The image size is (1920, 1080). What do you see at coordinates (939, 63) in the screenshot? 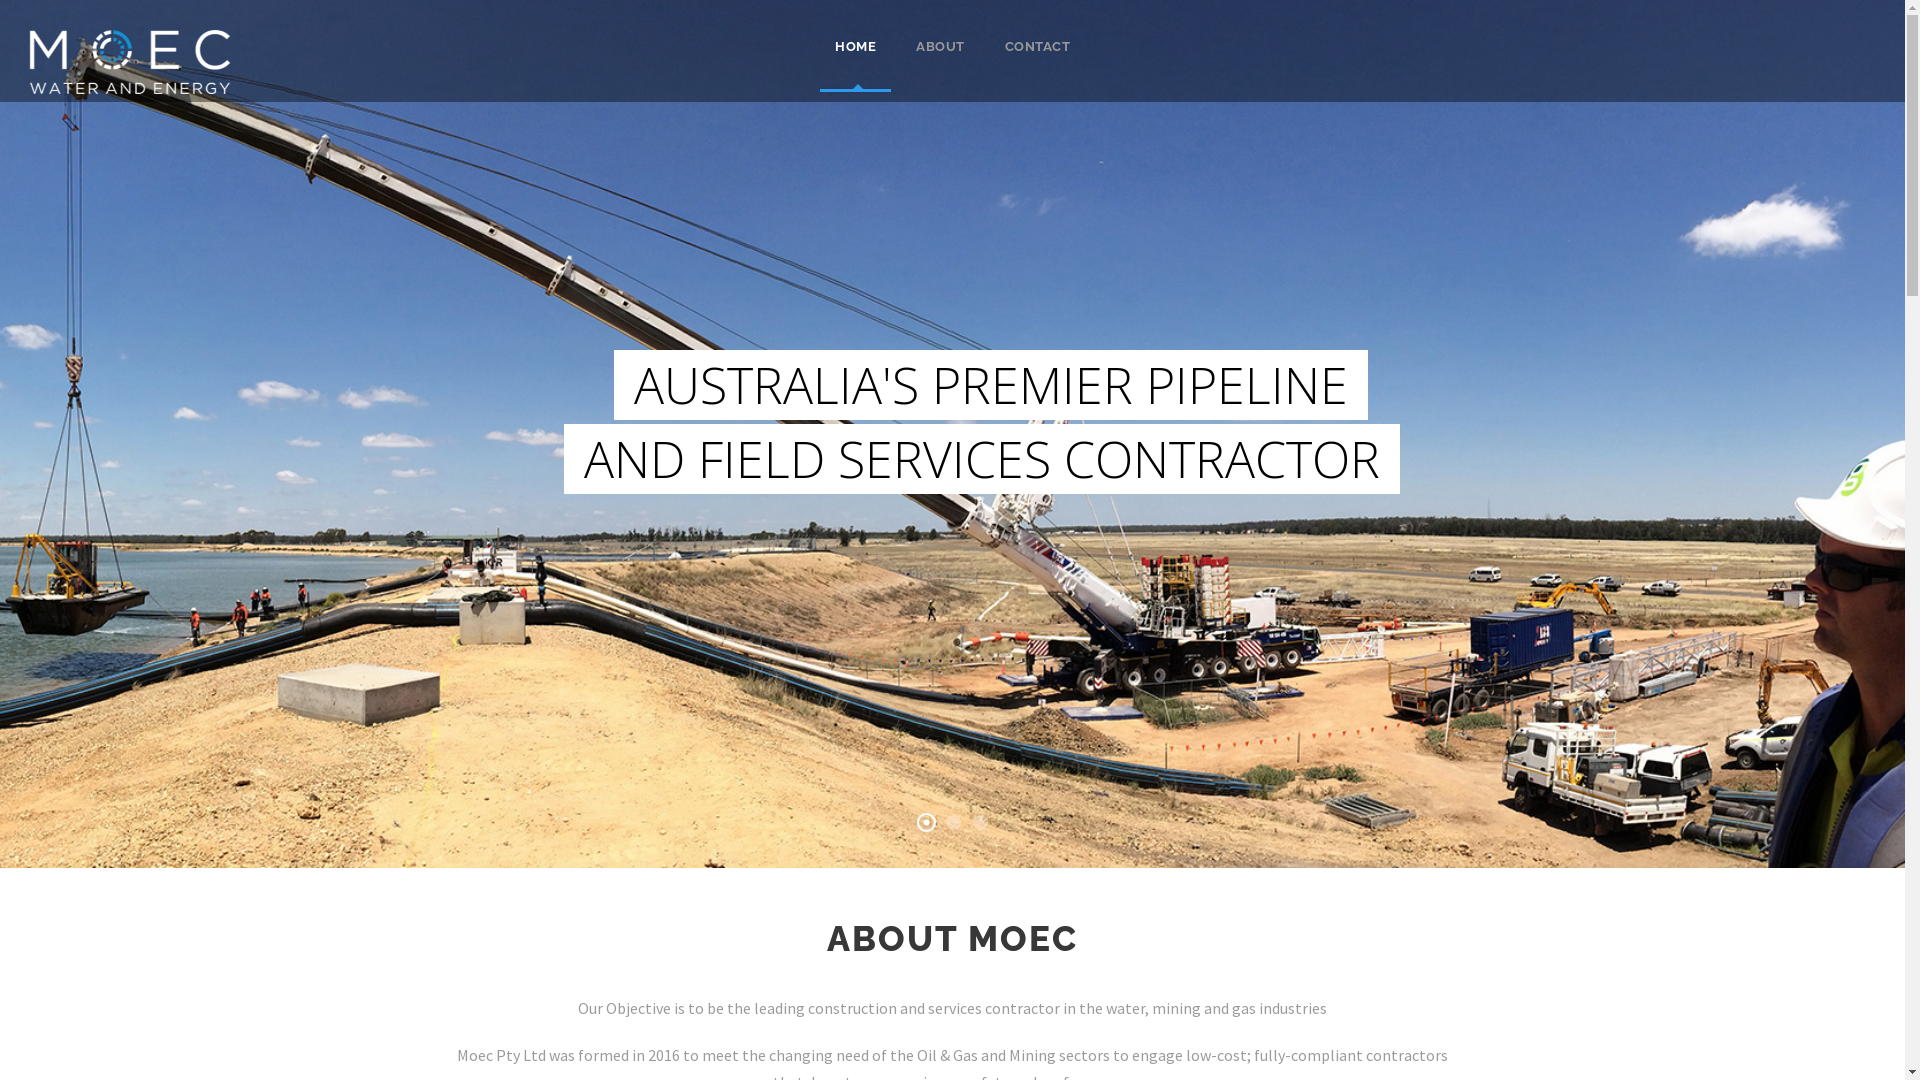
I see `'ABOUT'` at bounding box center [939, 63].